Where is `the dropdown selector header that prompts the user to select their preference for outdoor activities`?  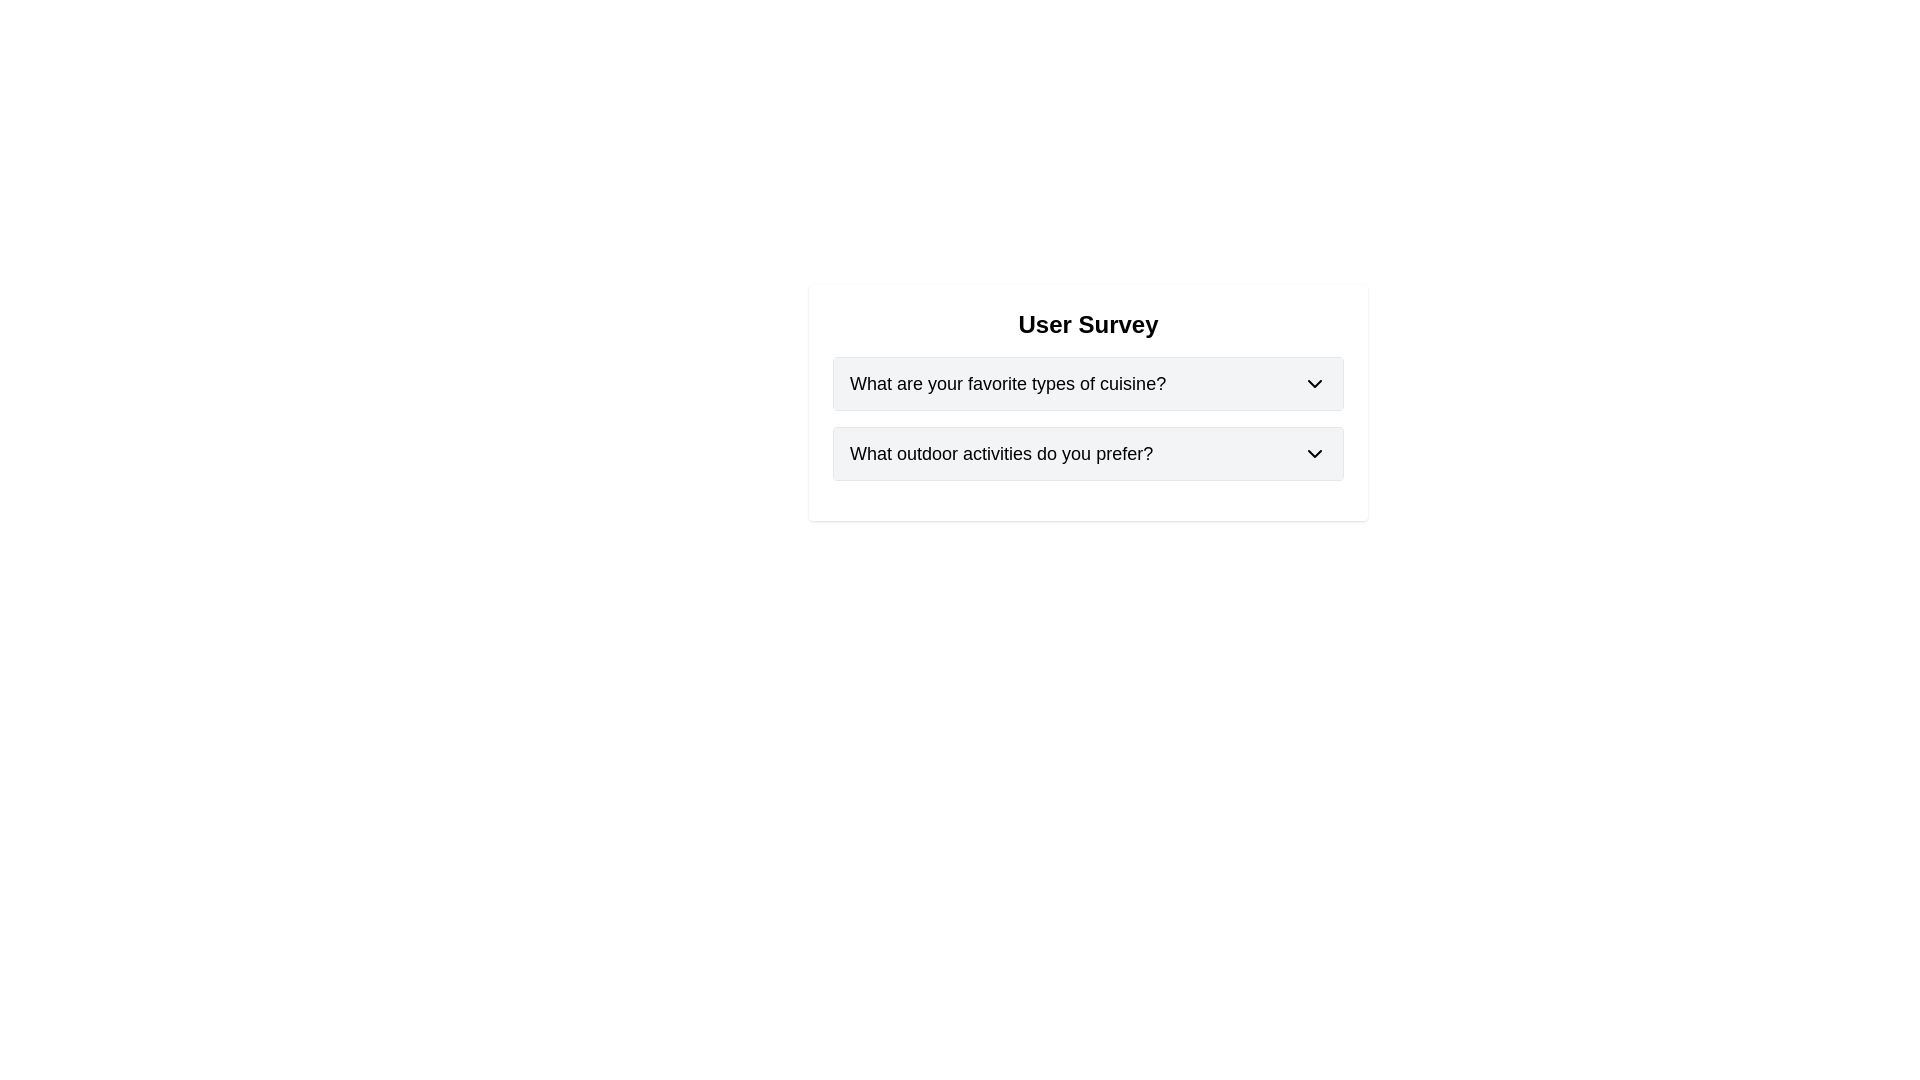
the dropdown selector header that prompts the user to select their preference for outdoor activities is located at coordinates (1087, 454).